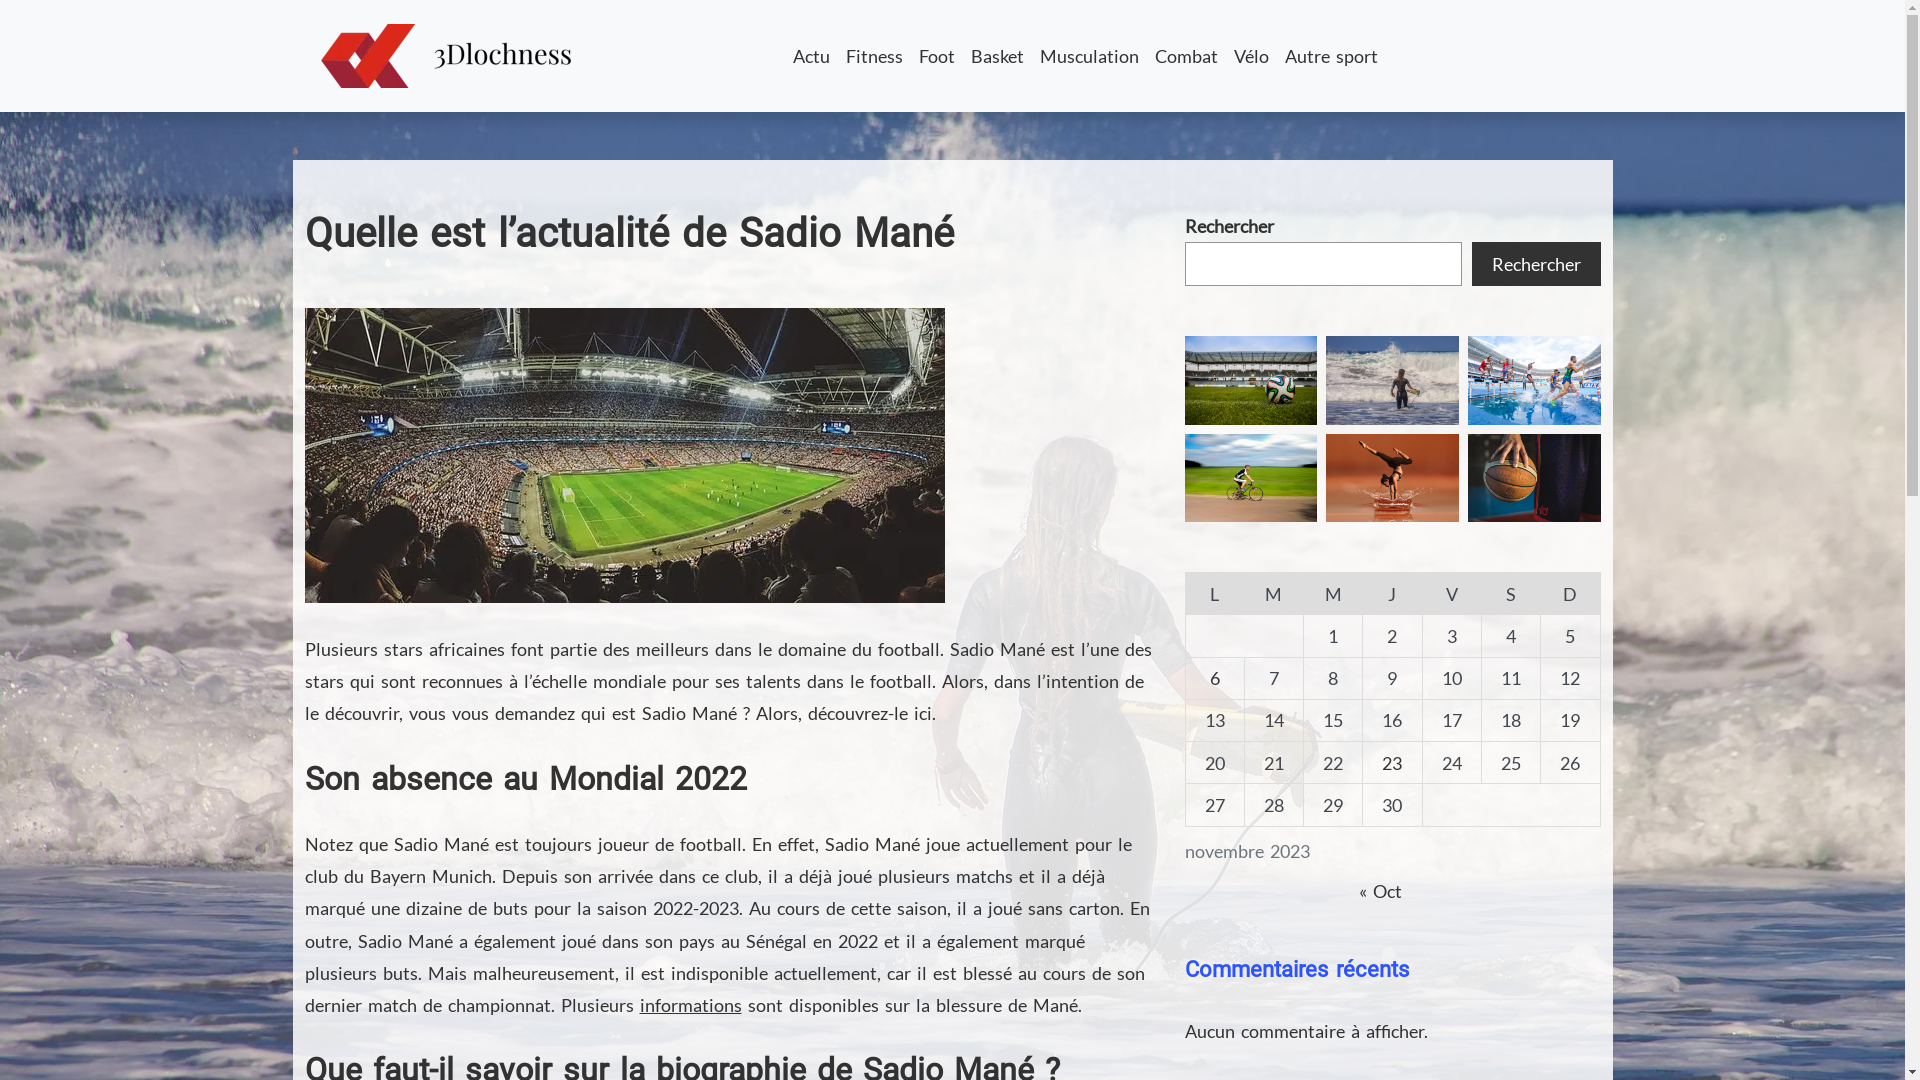 Image resolution: width=1920 pixels, height=1080 pixels. I want to click on 'informations', so click(691, 1005).